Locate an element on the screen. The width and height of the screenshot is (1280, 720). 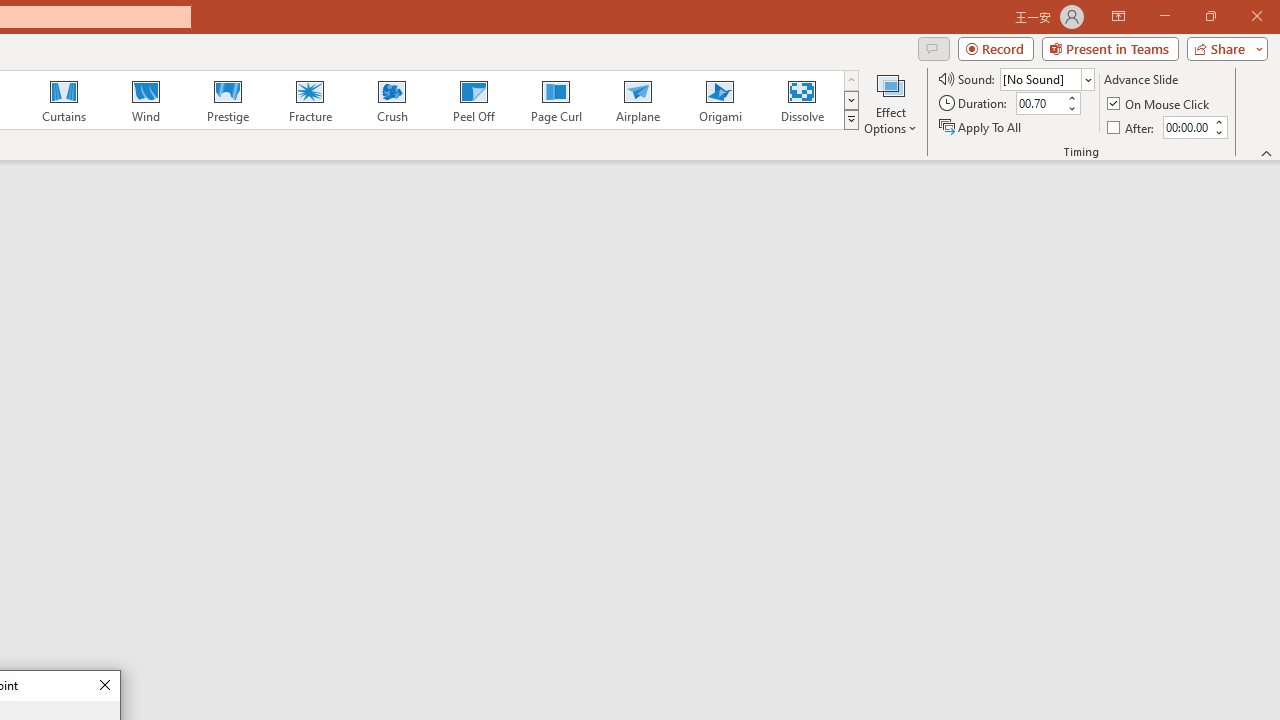
'Dissolve' is located at coordinates (802, 100).